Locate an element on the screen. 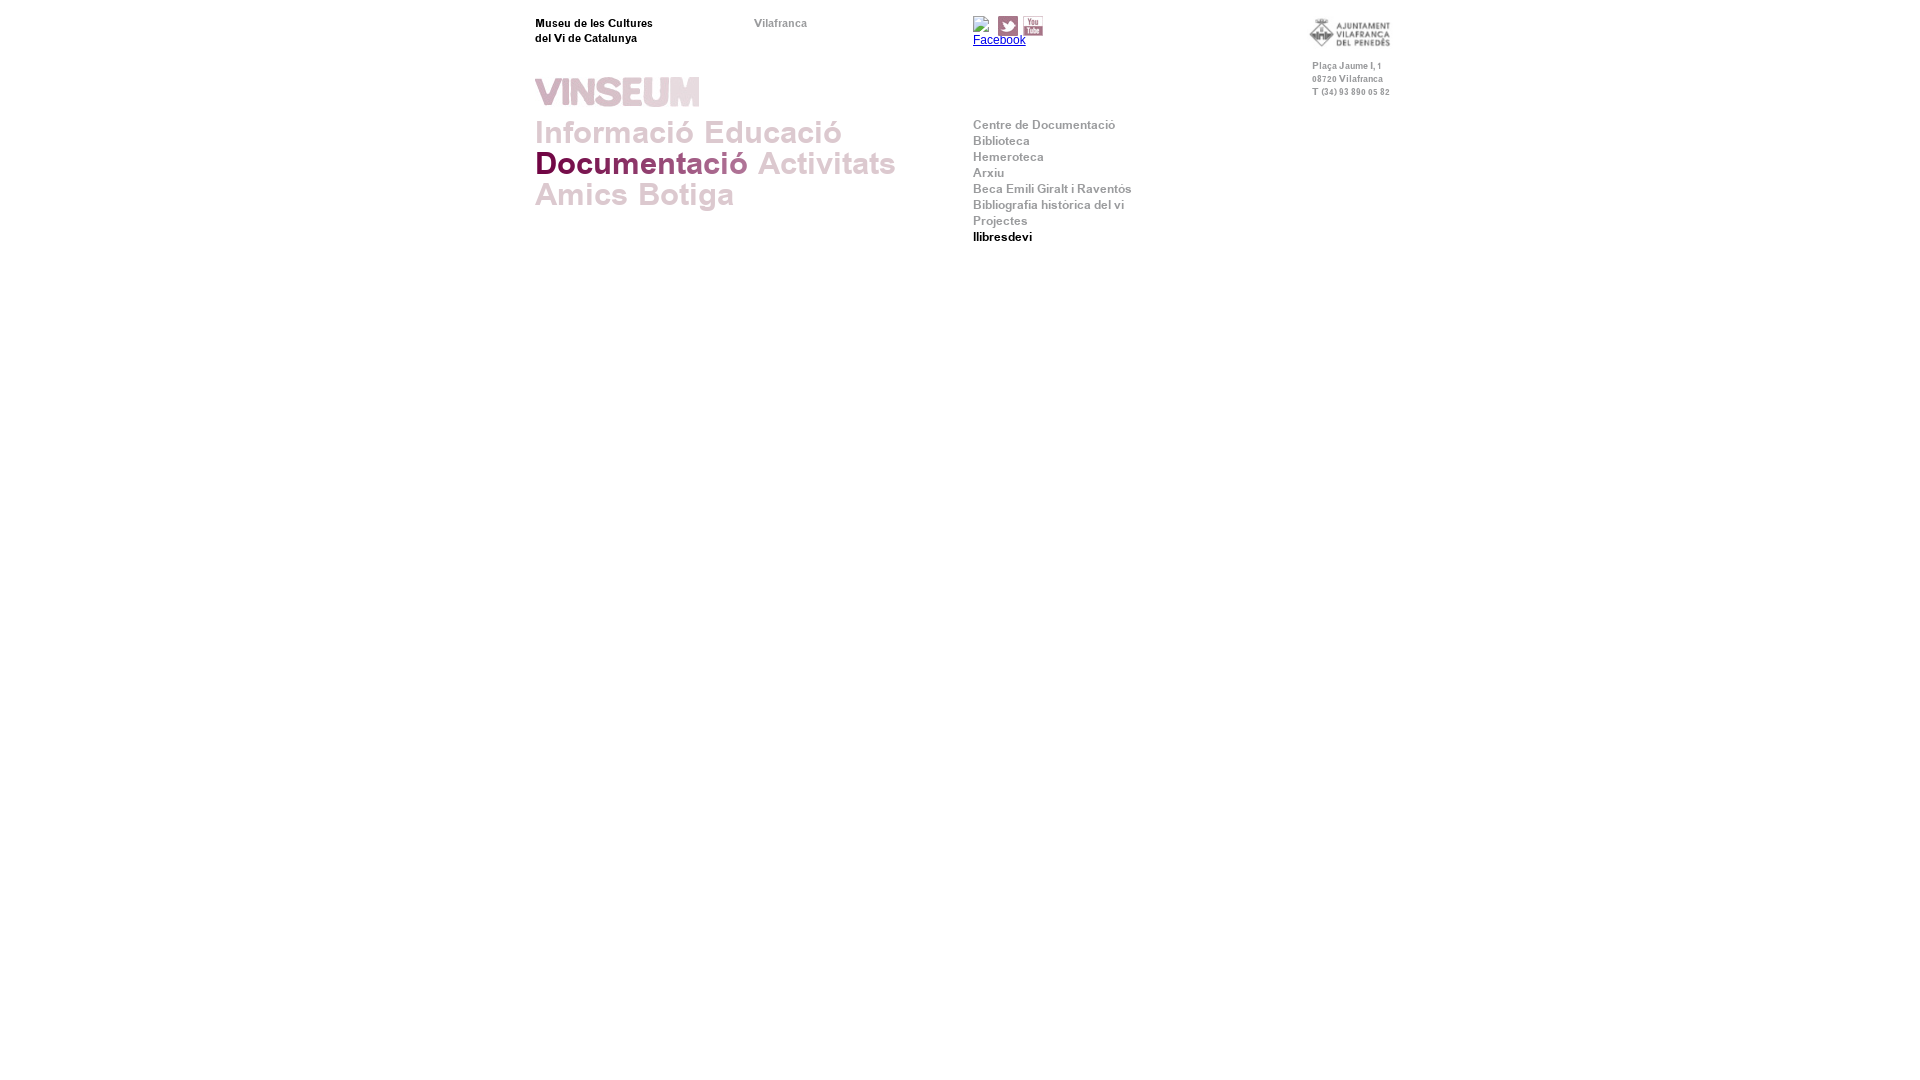 Image resolution: width=1920 pixels, height=1080 pixels. 'Projectes' is located at coordinates (1000, 220).